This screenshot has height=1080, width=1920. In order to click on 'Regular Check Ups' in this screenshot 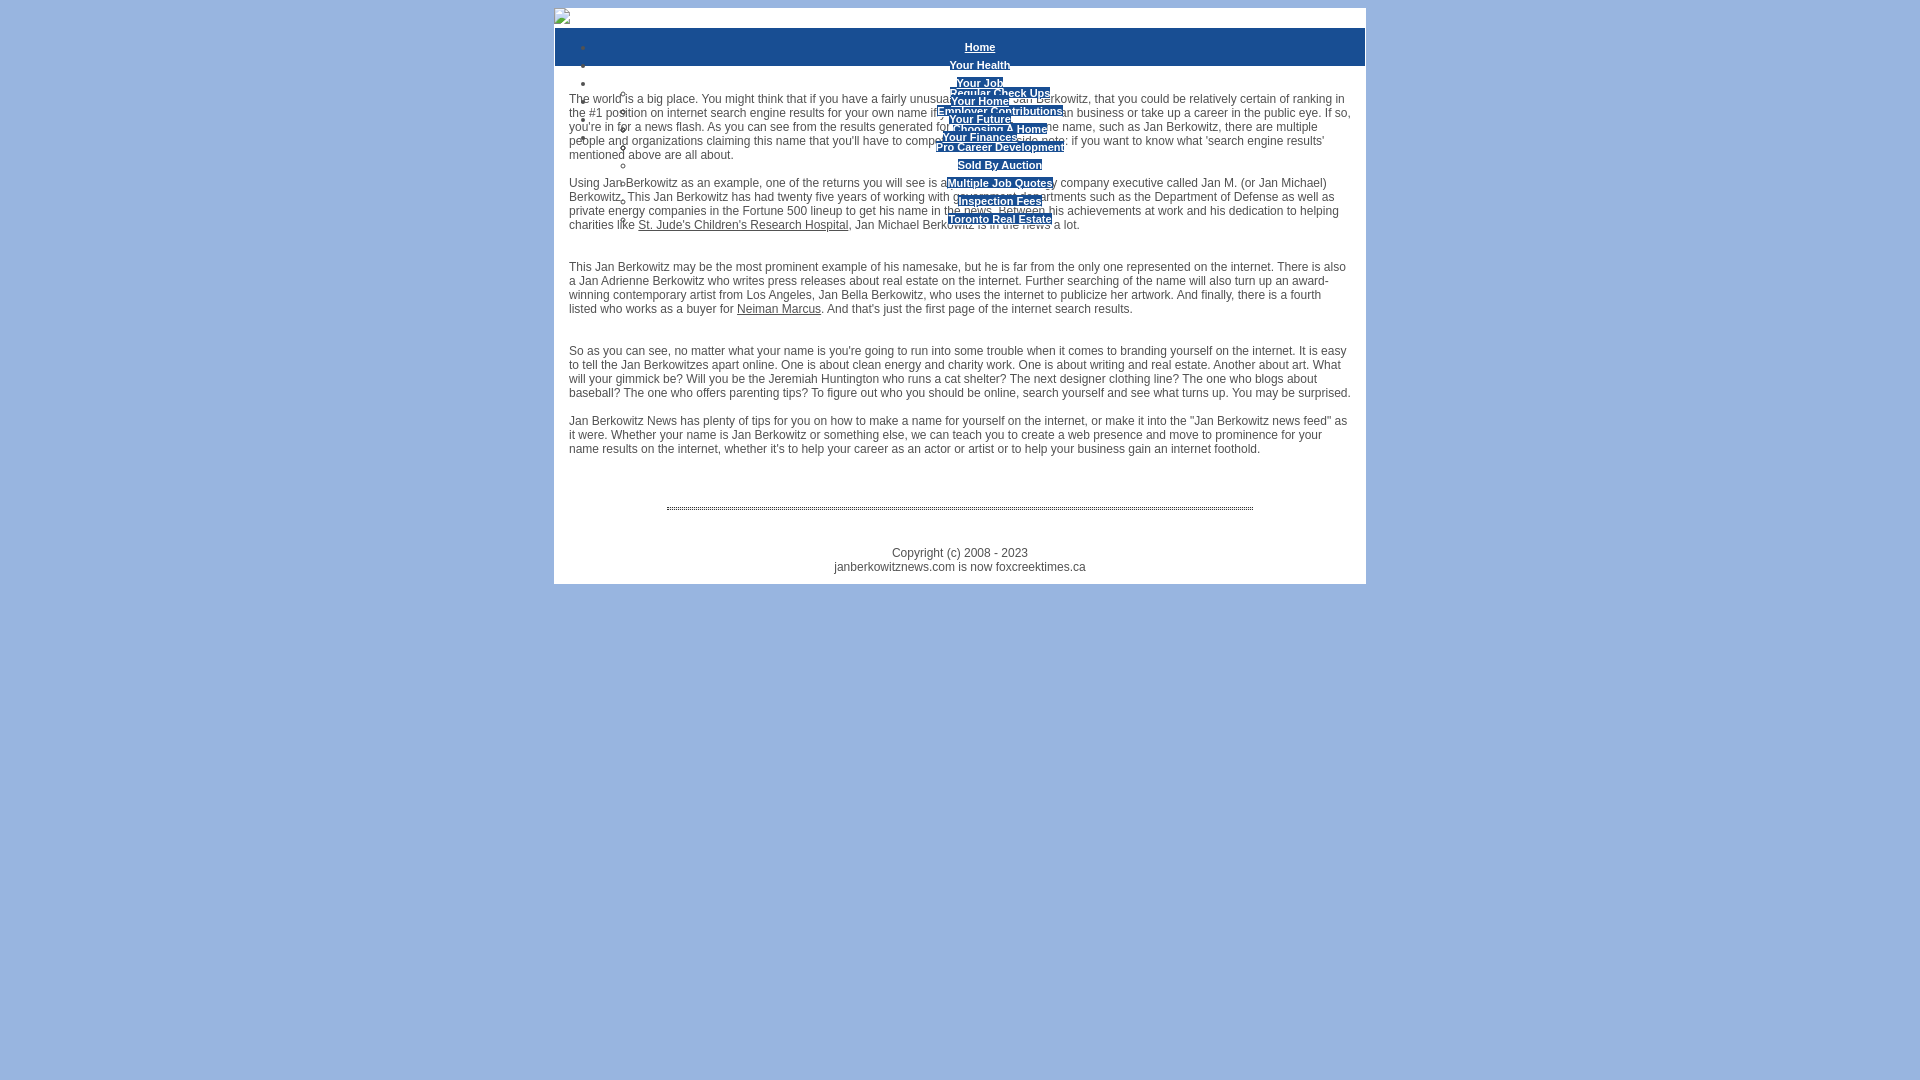, I will do `click(1000, 92)`.